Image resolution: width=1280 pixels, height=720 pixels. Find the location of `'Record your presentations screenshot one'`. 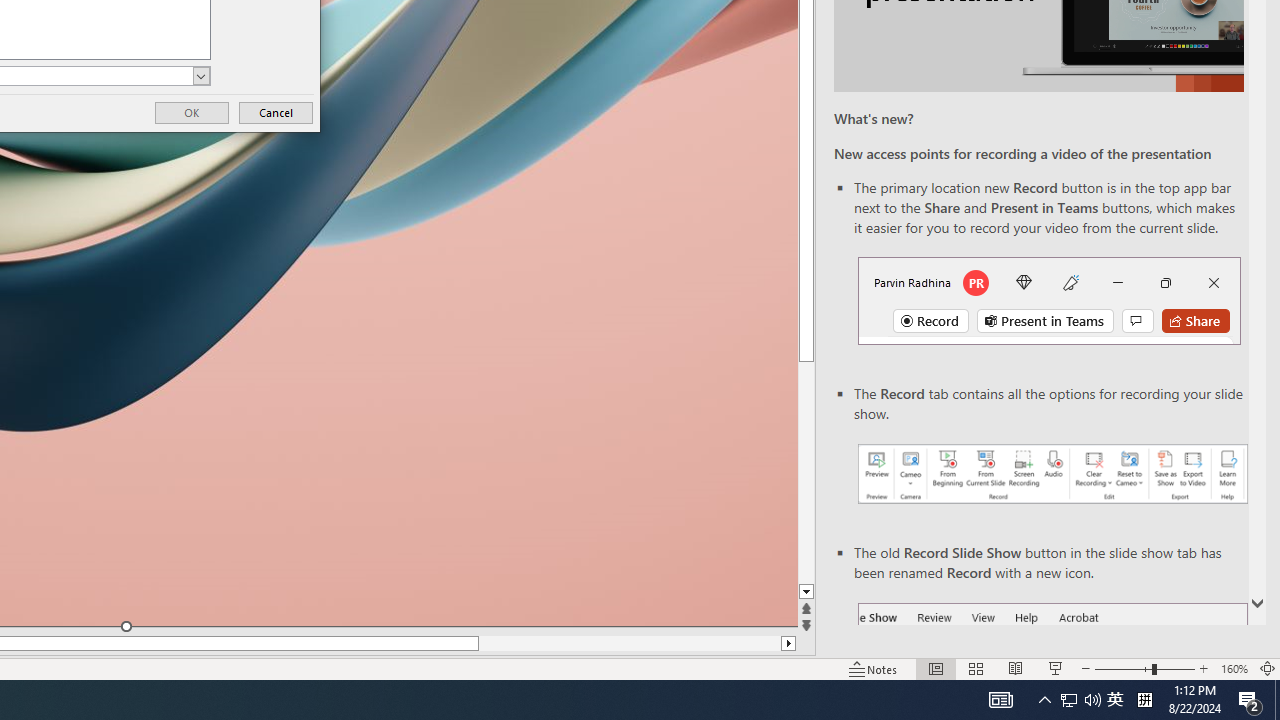

'Record your presentations screenshot one' is located at coordinates (1051, 474).